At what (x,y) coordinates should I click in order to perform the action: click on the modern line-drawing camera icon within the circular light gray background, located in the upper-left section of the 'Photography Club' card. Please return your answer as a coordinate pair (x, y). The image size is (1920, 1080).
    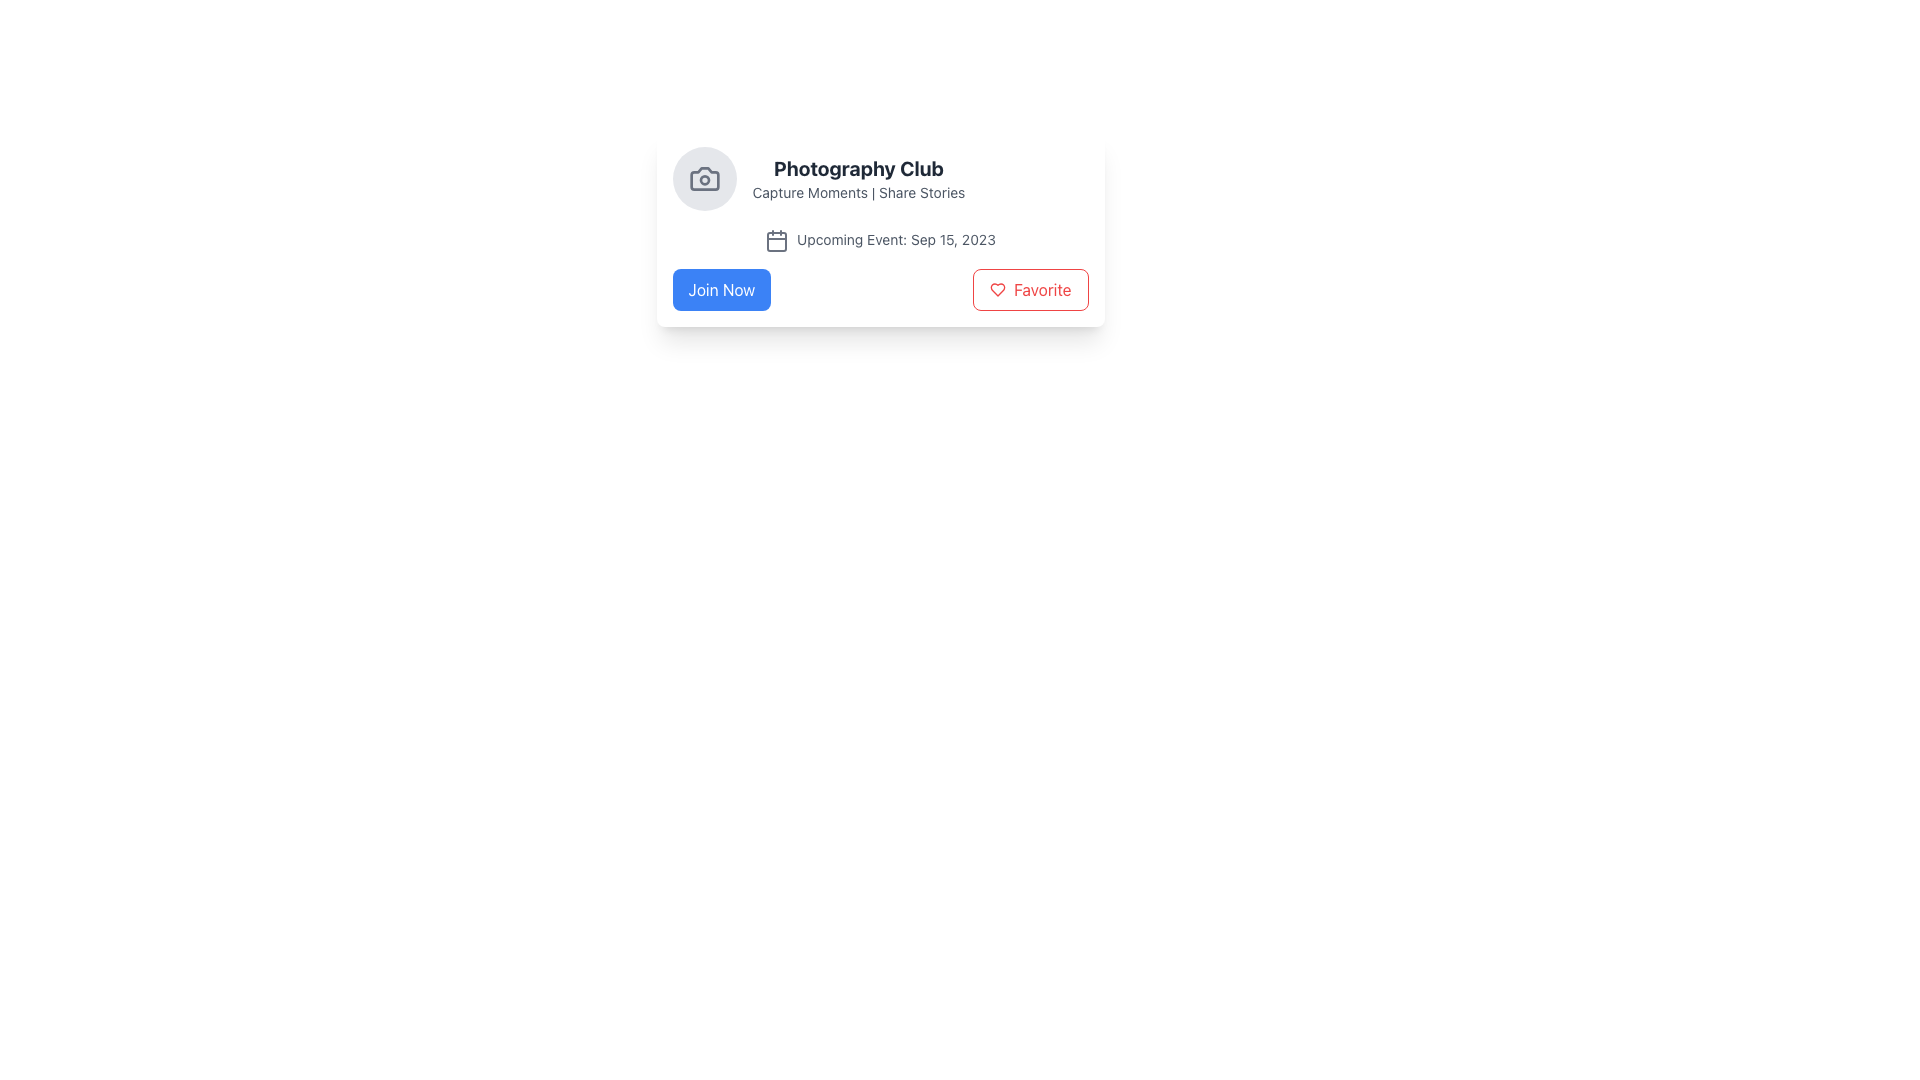
    Looking at the image, I should click on (704, 177).